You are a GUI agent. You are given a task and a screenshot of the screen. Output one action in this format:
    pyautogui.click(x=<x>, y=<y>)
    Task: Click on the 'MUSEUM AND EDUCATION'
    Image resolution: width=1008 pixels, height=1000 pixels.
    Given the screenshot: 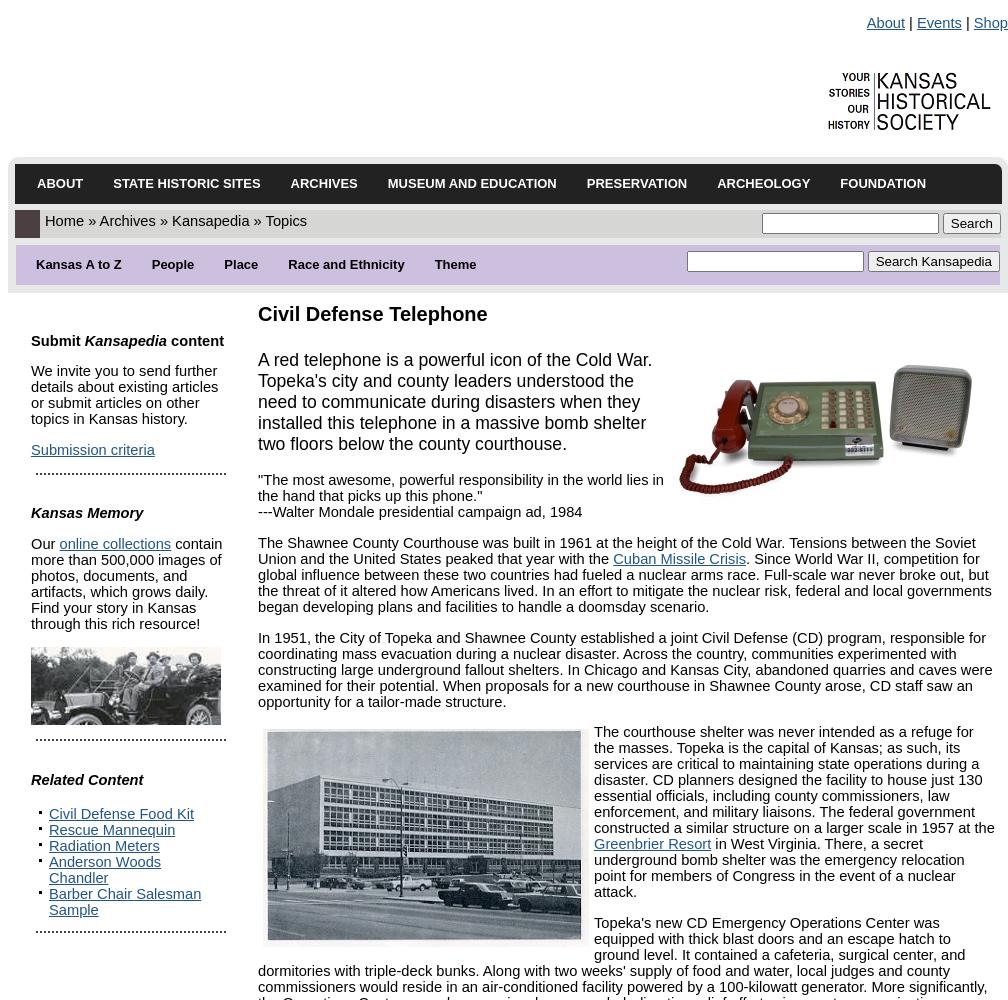 What is the action you would take?
    pyautogui.click(x=471, y=183)
    